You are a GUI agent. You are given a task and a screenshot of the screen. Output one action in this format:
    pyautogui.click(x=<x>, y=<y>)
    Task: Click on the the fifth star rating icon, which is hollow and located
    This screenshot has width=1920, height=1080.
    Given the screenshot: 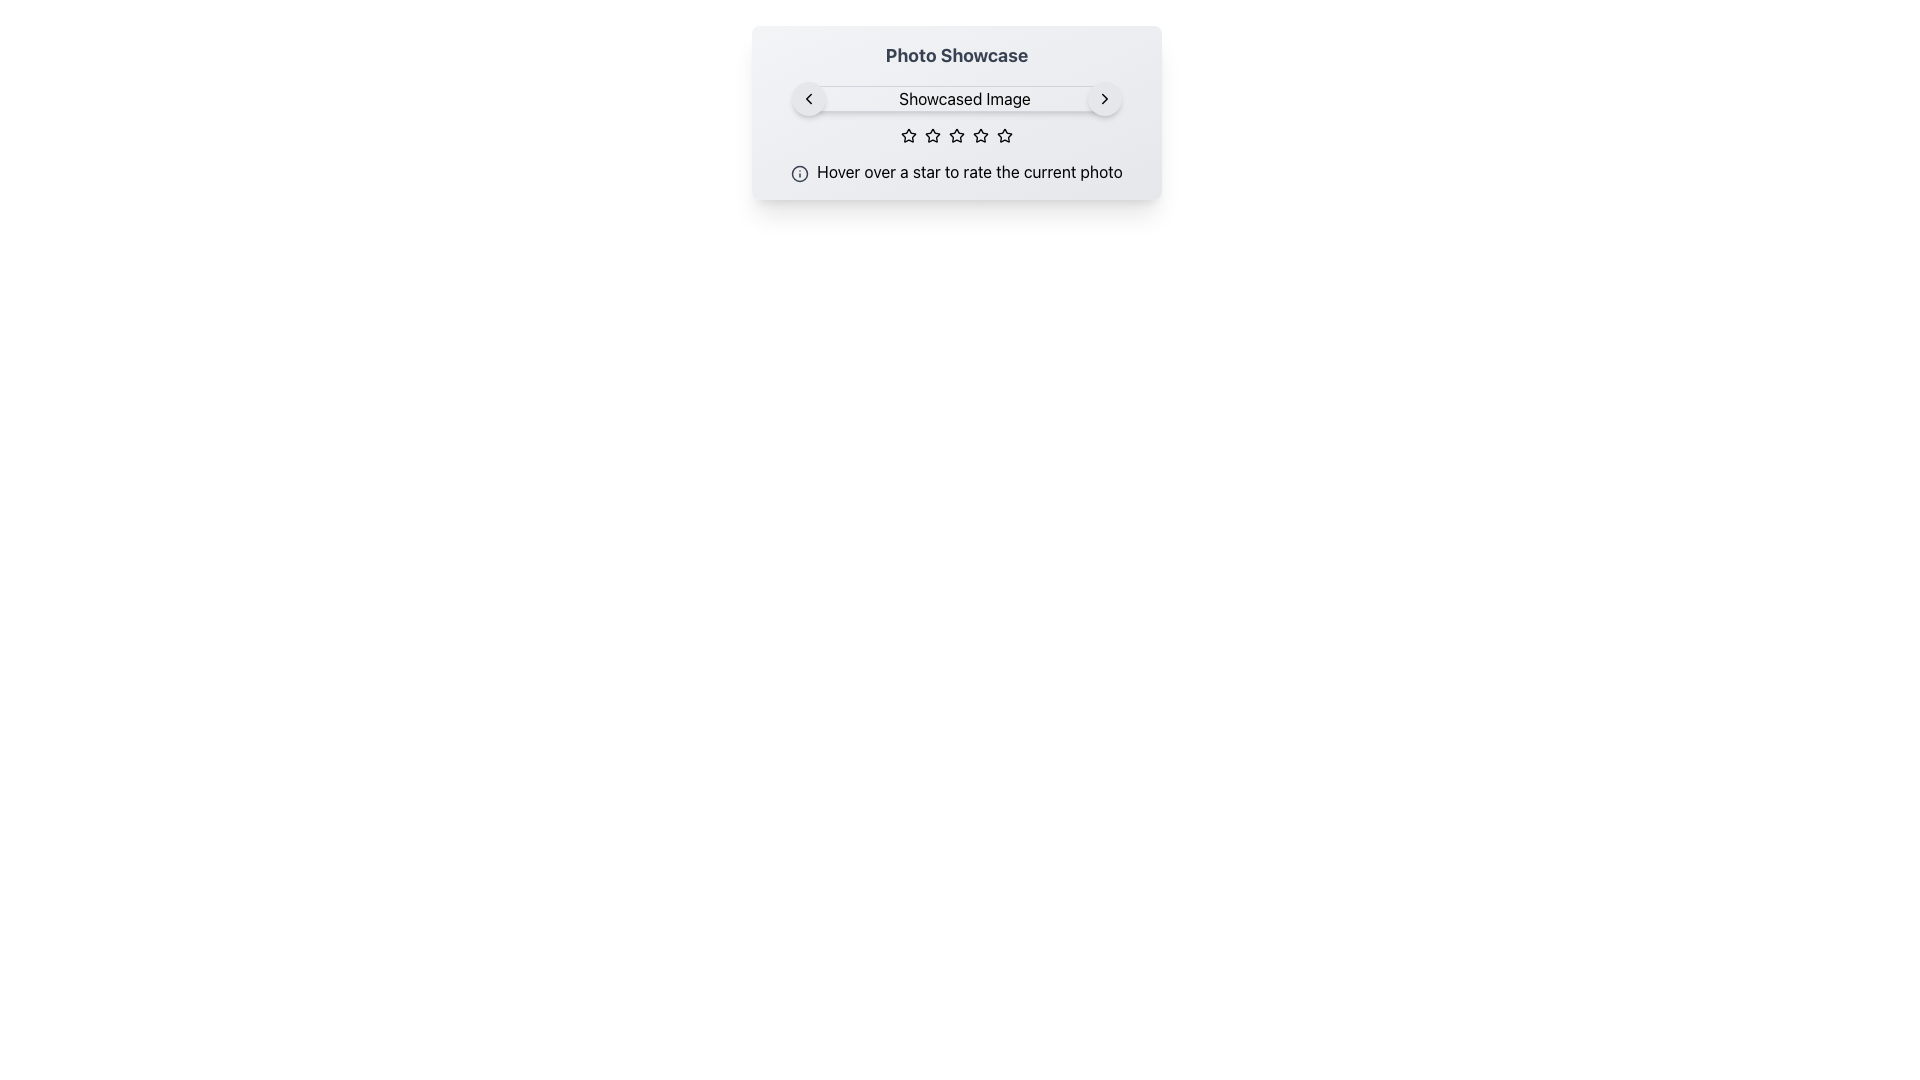 What is the action you would take?
    pyautogui.click(x=1004, y=135)
    